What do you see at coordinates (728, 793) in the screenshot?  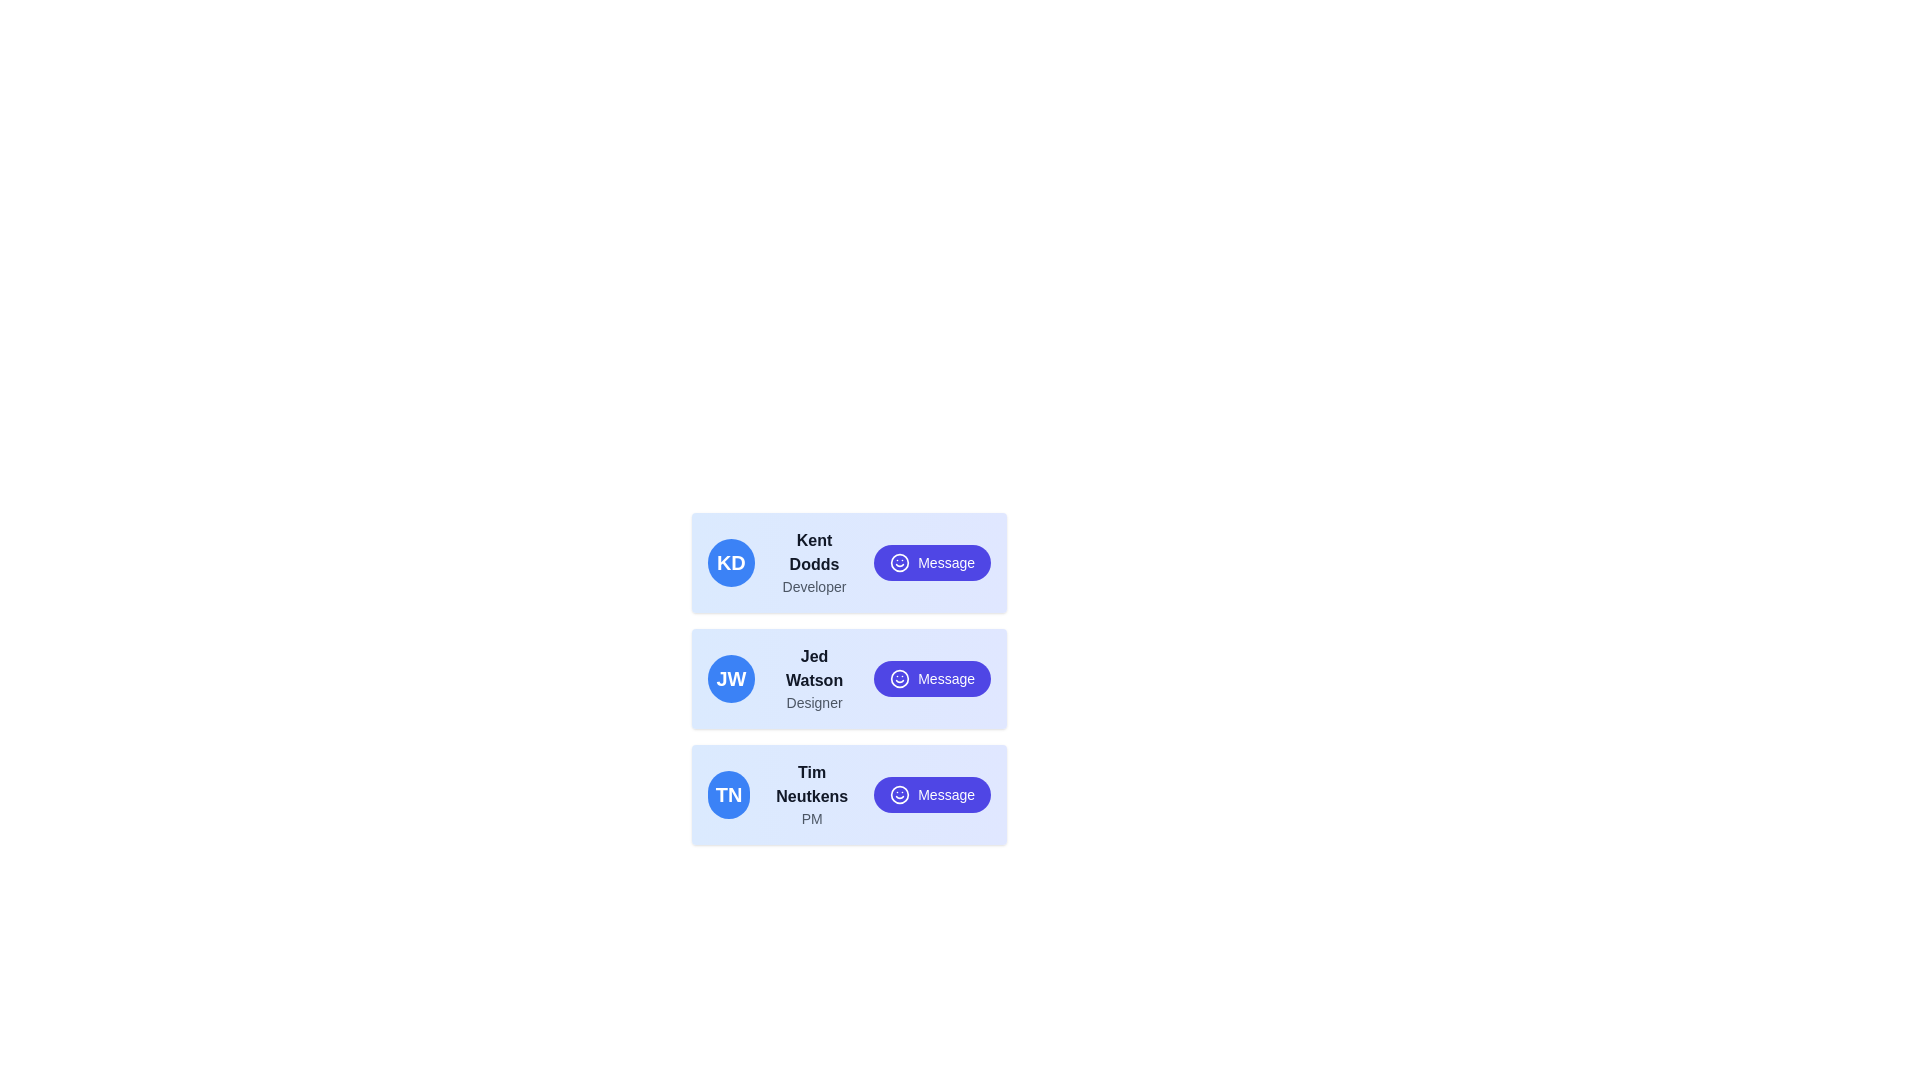 I see `the Profile Badge representing user initials, which is located to the left of 'Tim Neutkens' and the 'Message' button` at bounding box center [728, 793].